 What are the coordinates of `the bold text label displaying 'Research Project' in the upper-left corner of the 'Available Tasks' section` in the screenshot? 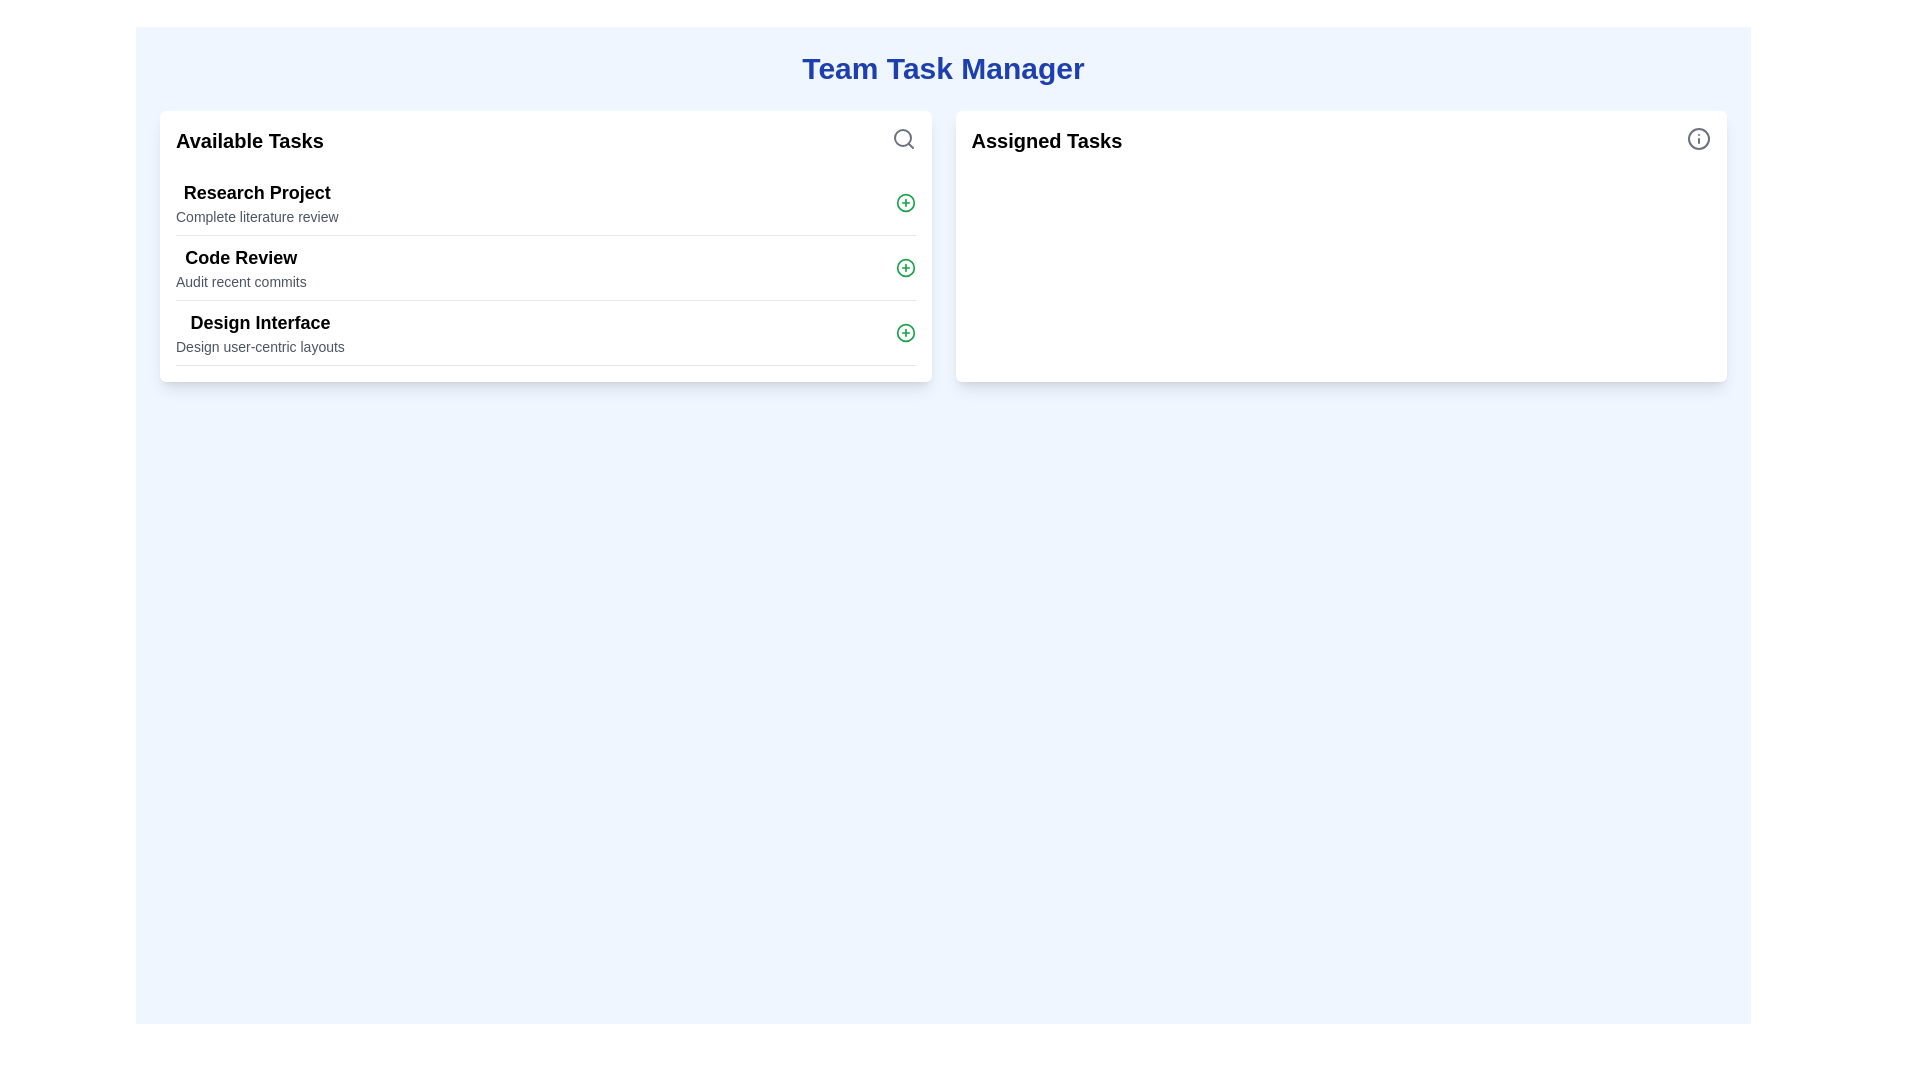 It's located at (256, 192).